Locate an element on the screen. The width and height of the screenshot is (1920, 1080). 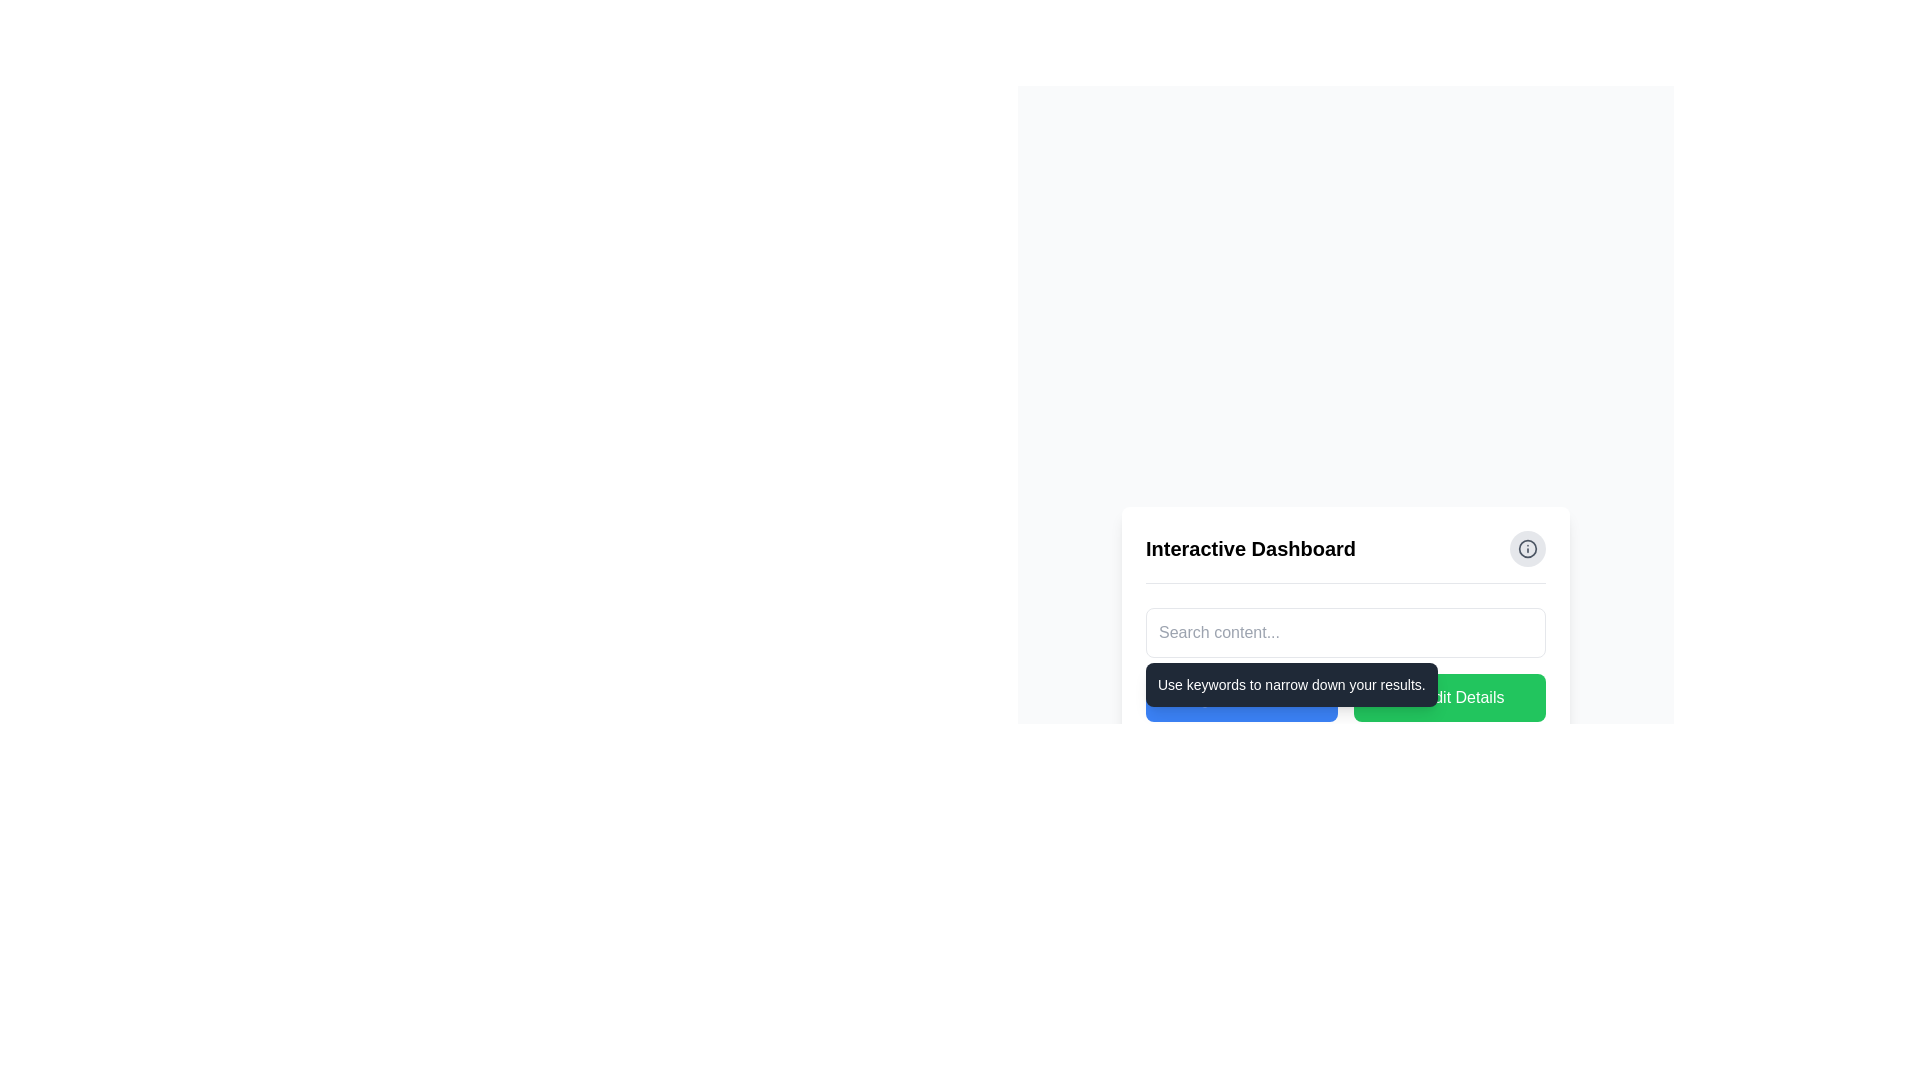
the tooltip located directly below the search input box, which provides guidance about its functionality is located at coordinates (1291, 683).